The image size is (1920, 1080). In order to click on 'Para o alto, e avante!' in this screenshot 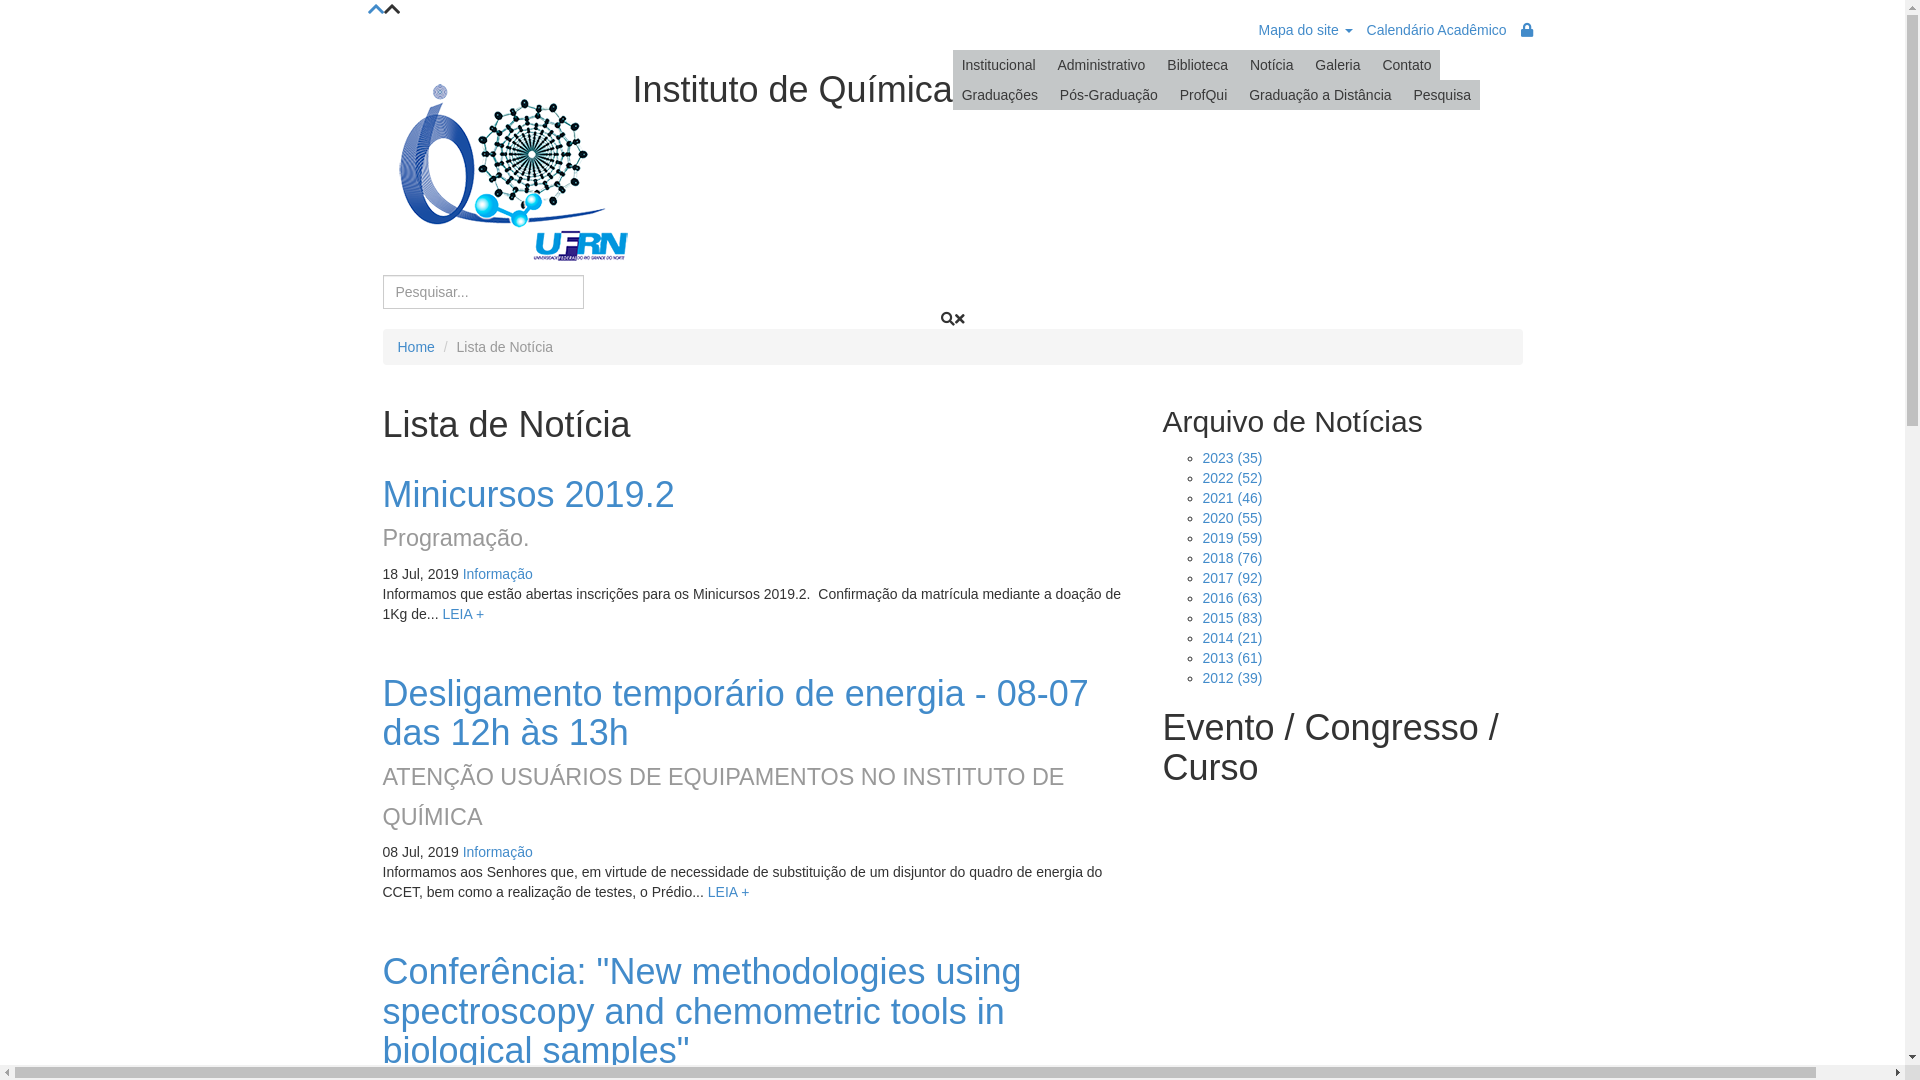, I will do `click(375, 10)`.